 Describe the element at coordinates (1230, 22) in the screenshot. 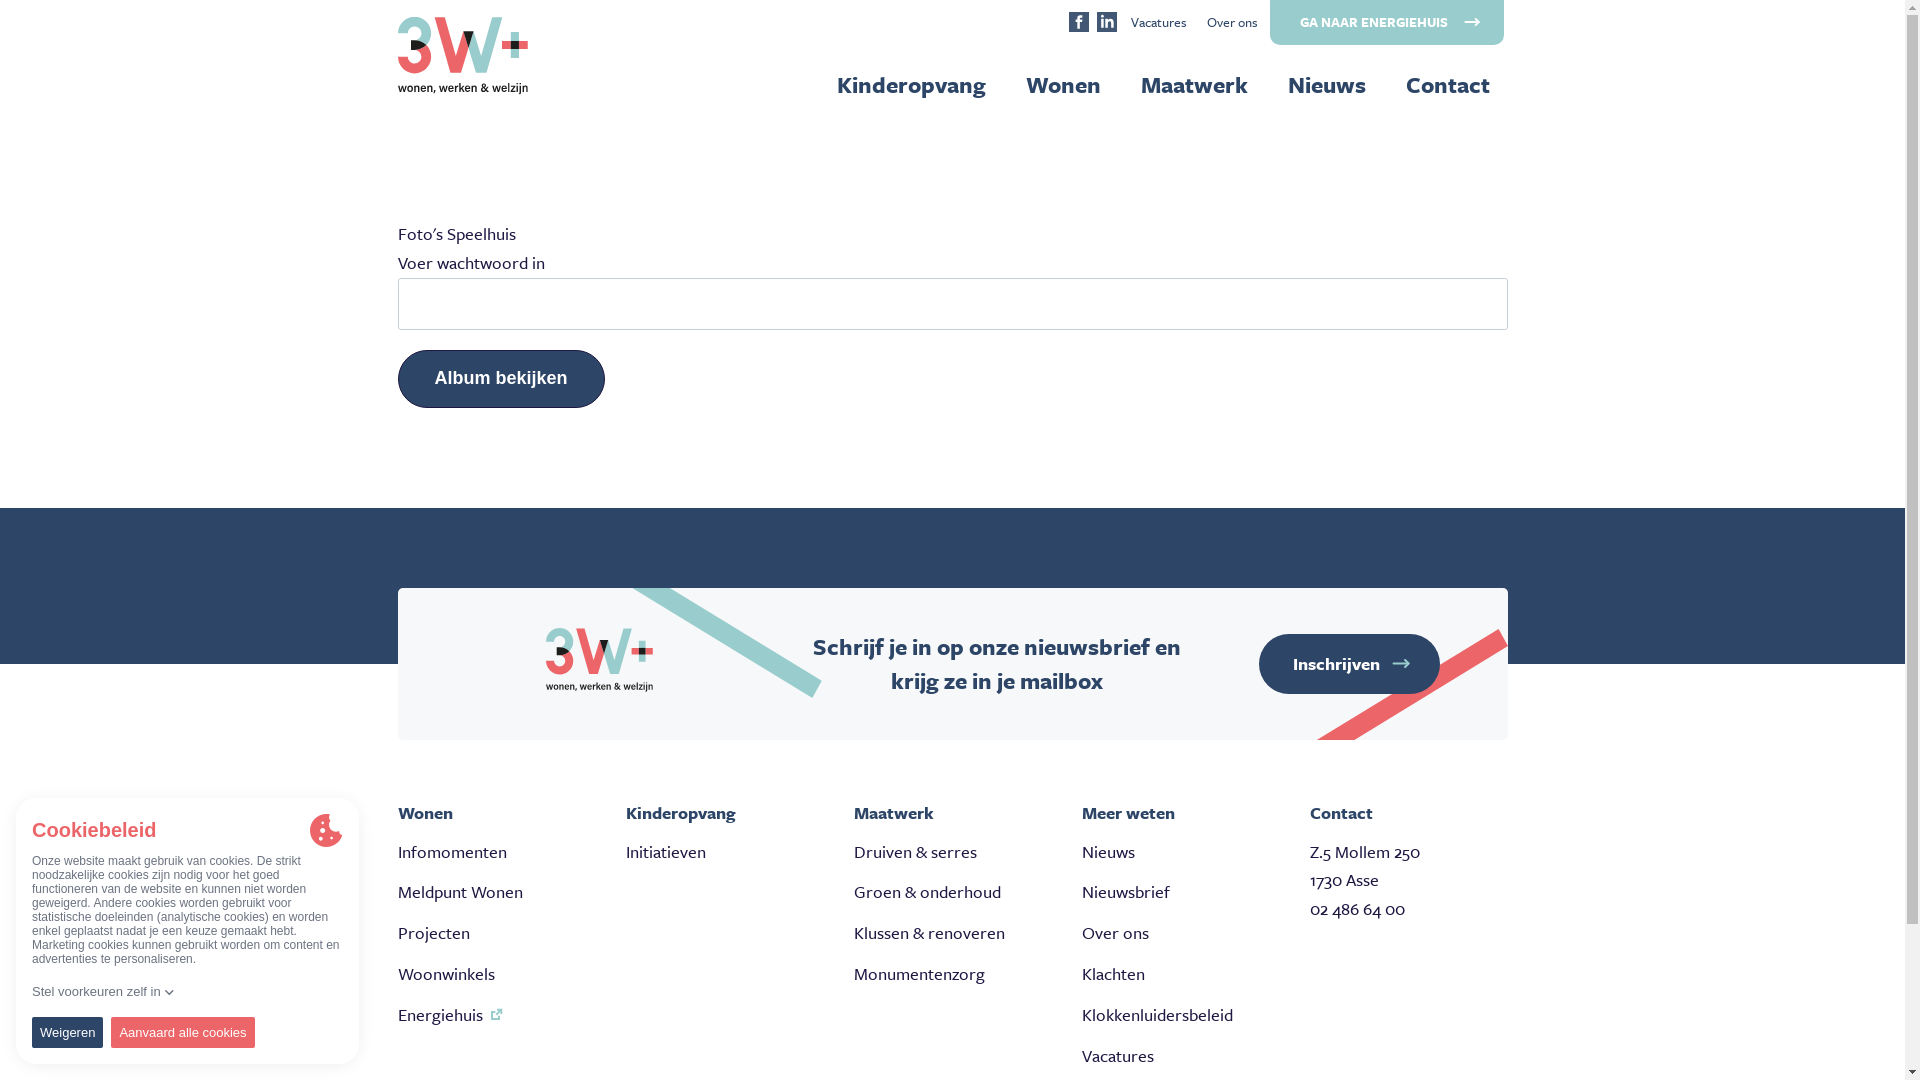

I see `'Over ons'` at that location.